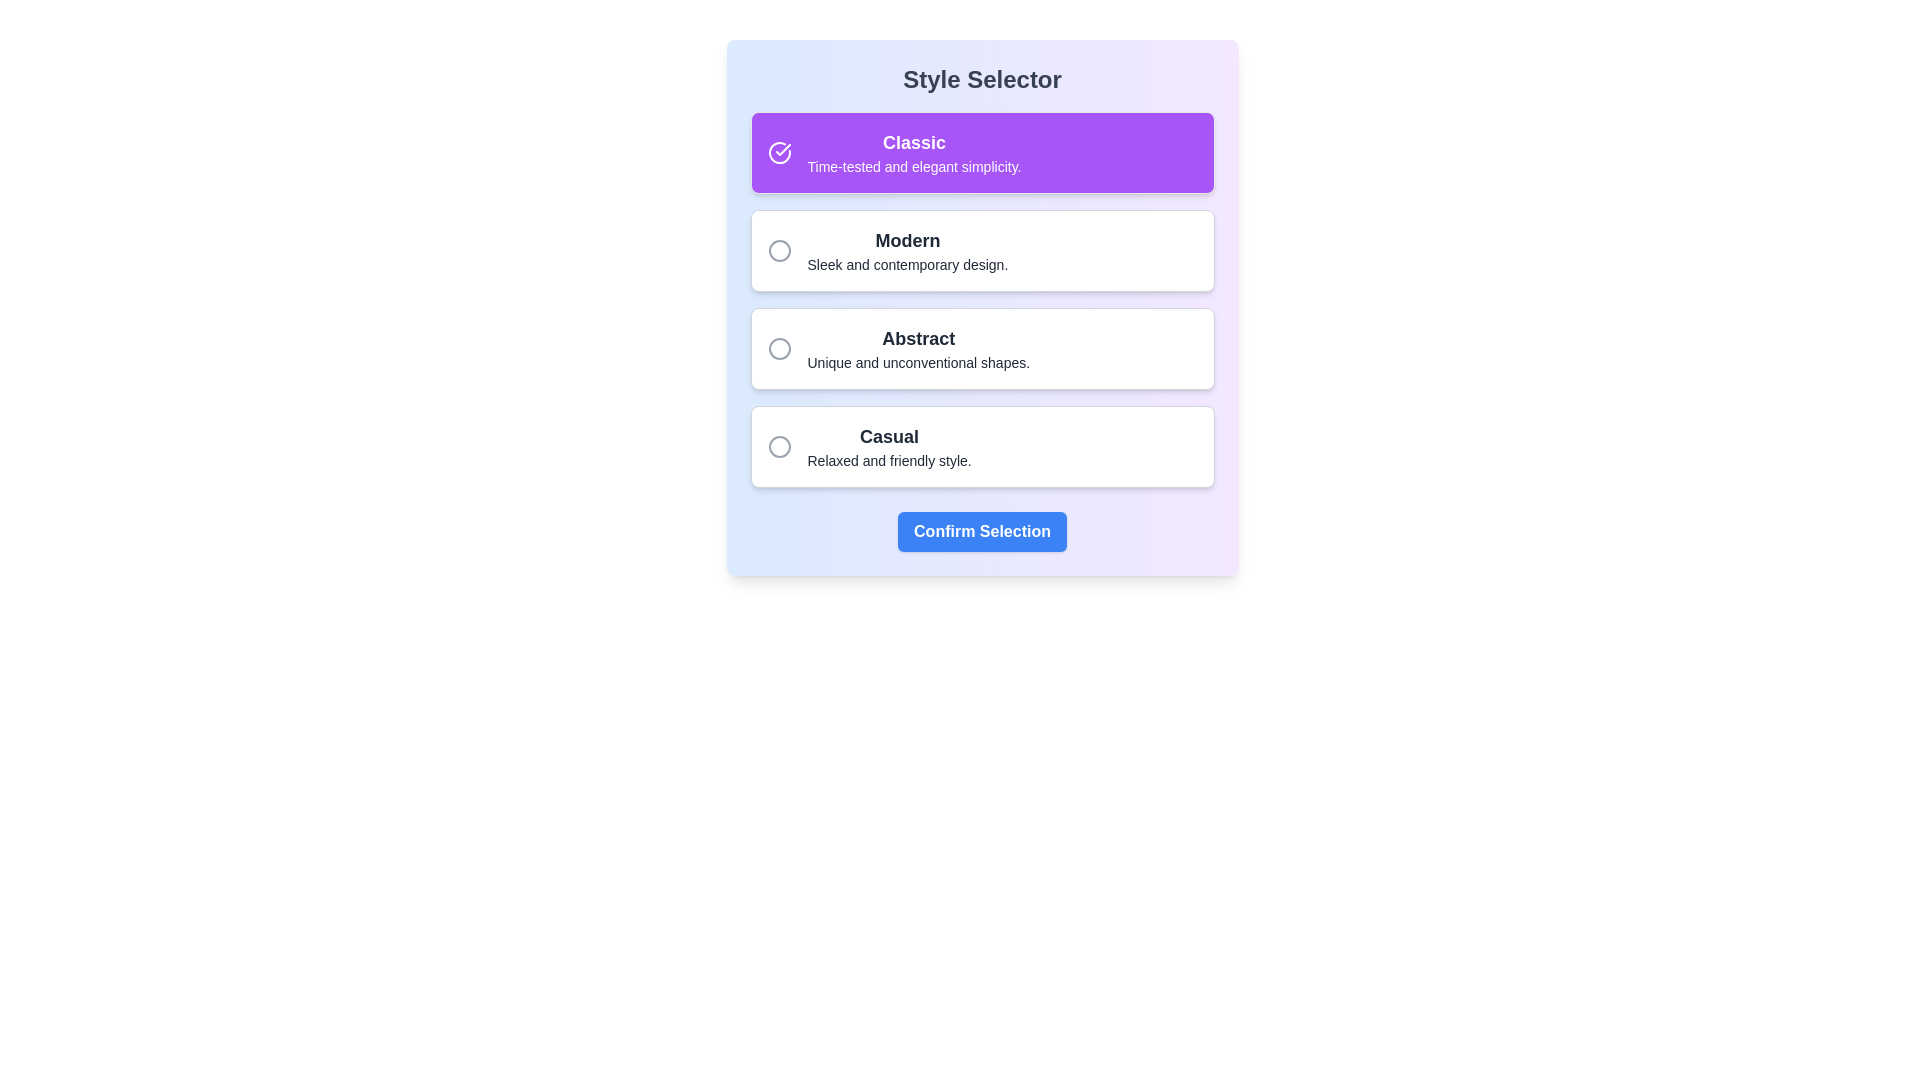 The image size is (1920, 1080). Describe the element at coordinates (982, 79) in the screenshot. I see `the static text header indicating style selection at the top of the interface, which is centrally aligned within a rounded rectangle card` at that location.